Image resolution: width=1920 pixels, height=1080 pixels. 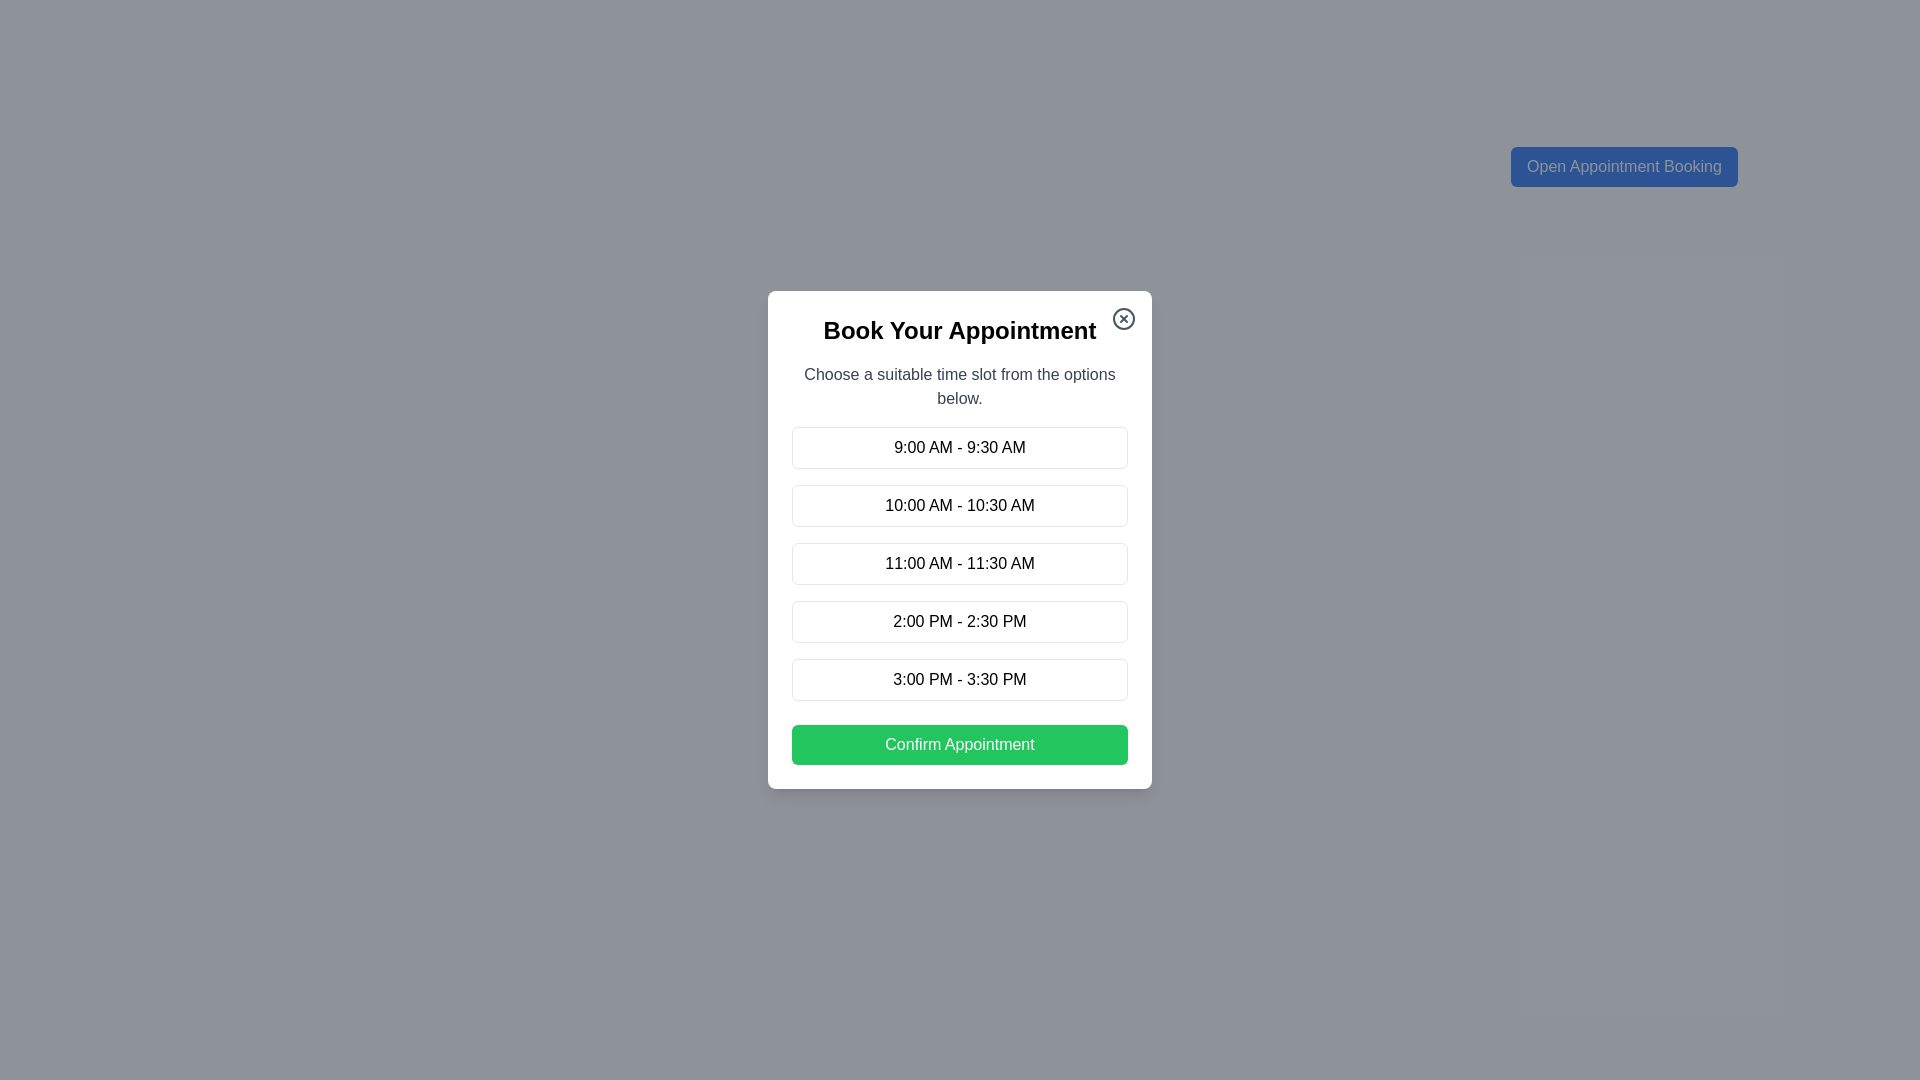 I want to click on the third time slot in the 'Book Your Appointment' modal, which is a non-interactive display of a time slot, so click(x=960, y=563).